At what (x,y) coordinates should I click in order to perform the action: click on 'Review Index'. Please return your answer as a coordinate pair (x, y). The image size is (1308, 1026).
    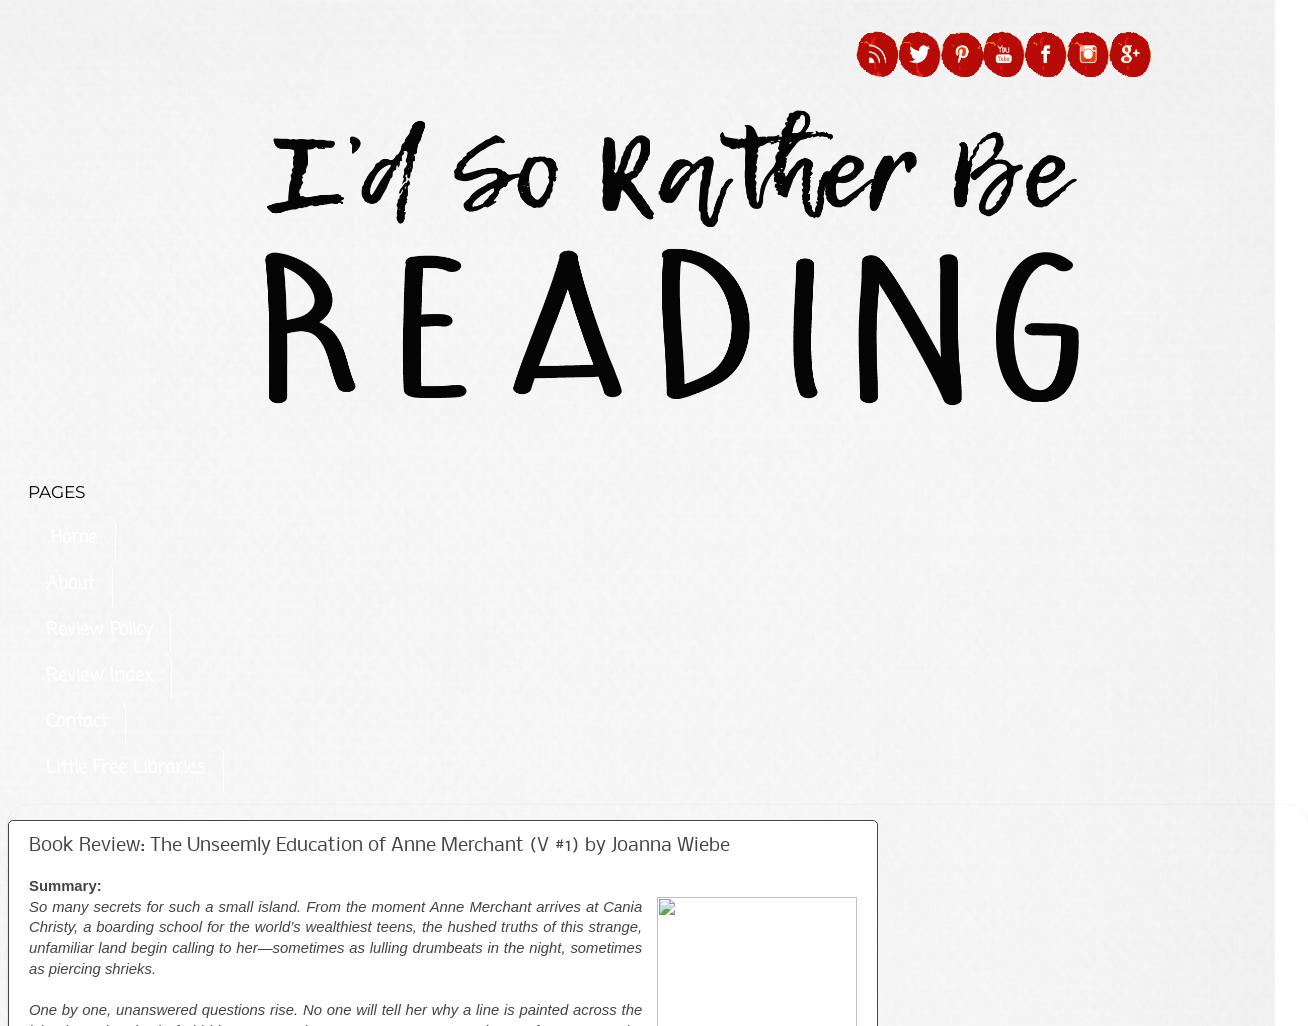
    Looking at the image, I should click on (98, 675).